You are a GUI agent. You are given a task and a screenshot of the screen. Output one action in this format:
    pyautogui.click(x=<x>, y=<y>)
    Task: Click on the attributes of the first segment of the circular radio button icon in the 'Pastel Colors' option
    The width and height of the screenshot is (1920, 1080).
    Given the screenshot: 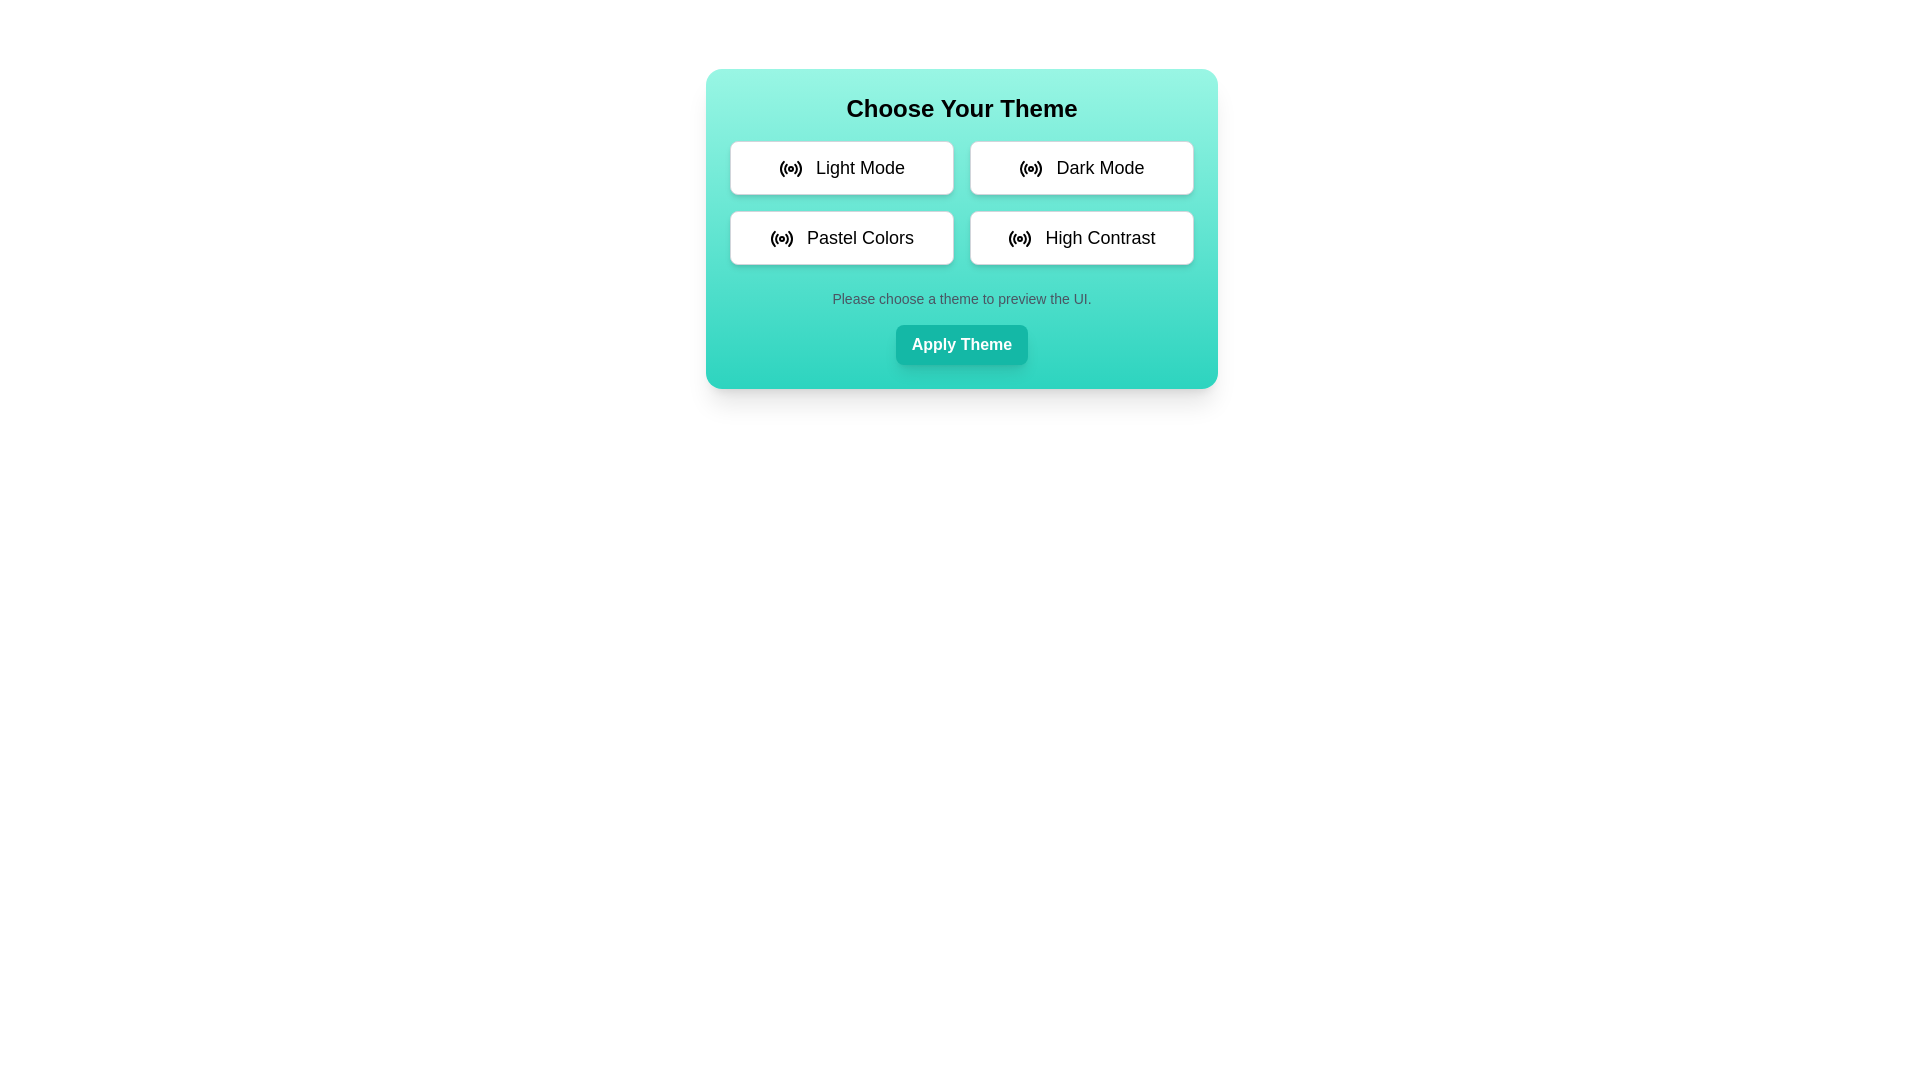 What is the action you would take?
    pyautogui.click(x=772, y=238)
    